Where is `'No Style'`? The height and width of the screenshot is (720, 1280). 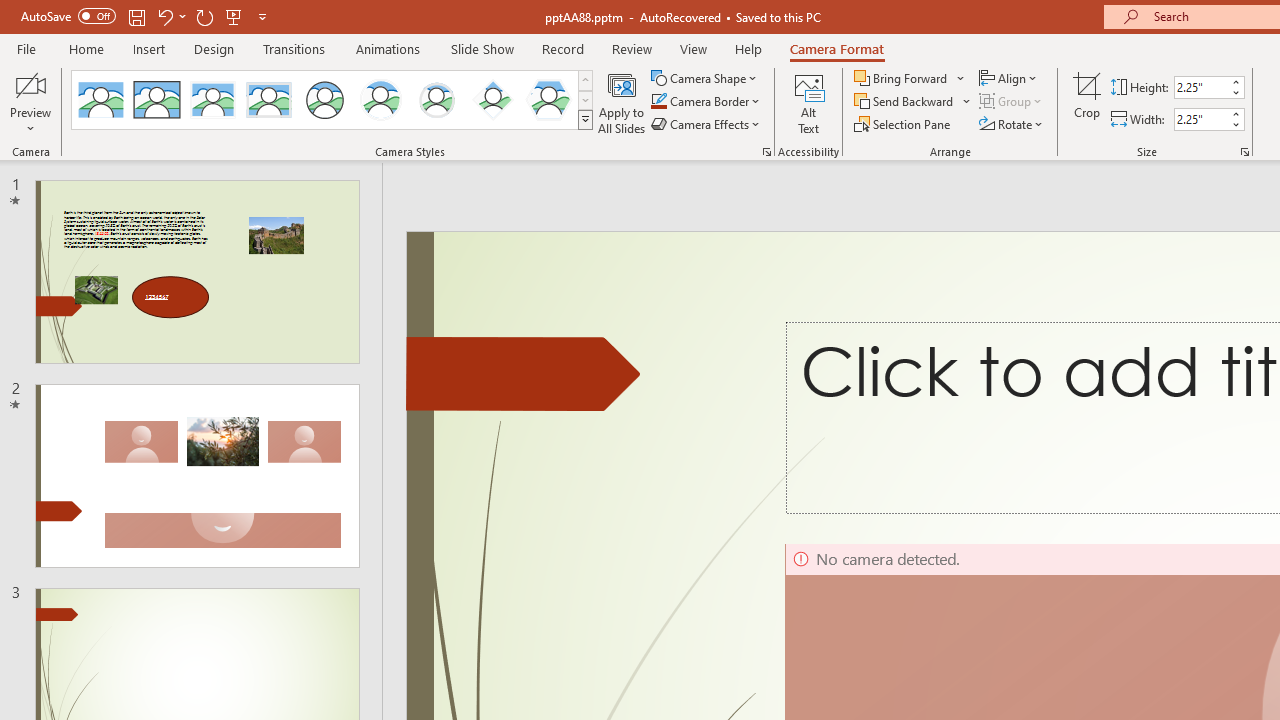
'No Style' is located at coordinates (100, 100).